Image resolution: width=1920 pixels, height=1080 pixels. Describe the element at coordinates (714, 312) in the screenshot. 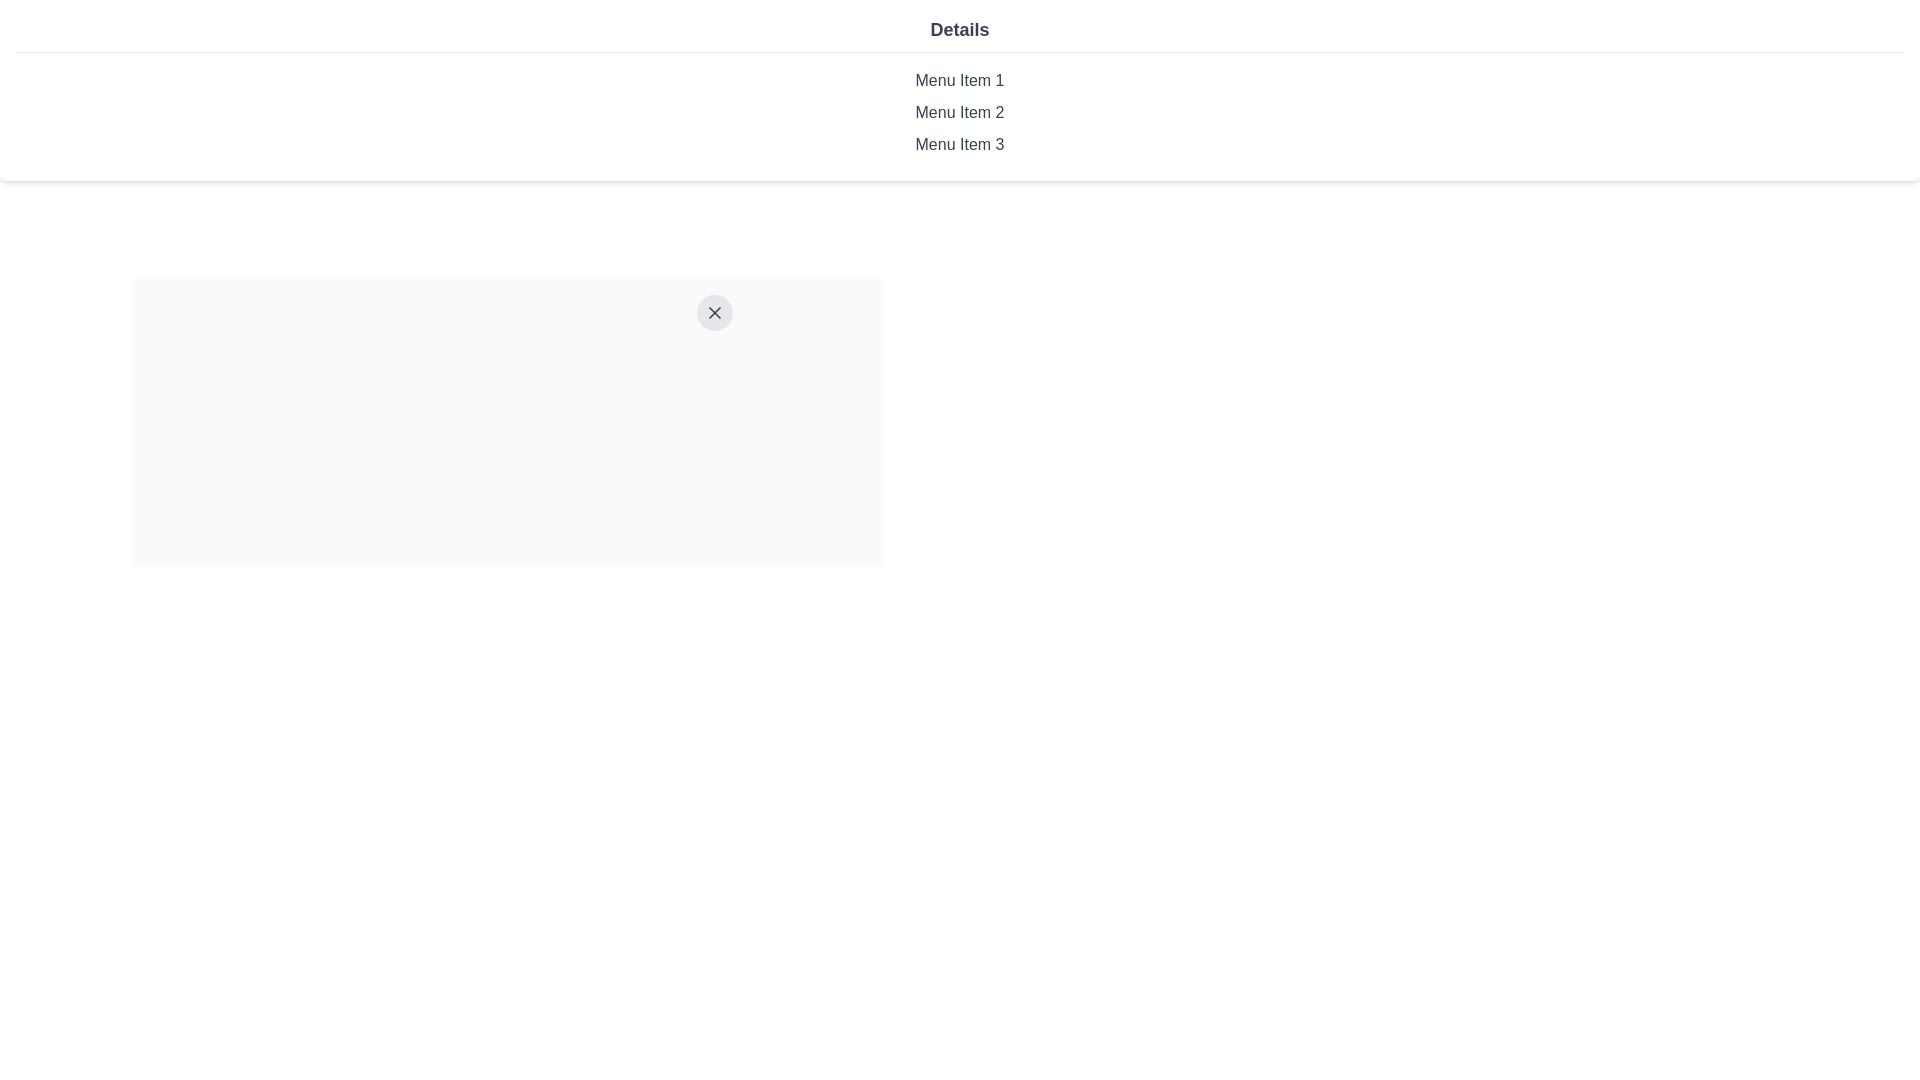

I see `the close icon, which is a gray circular button located at the top-right corner of a white rectangular area` at that location.